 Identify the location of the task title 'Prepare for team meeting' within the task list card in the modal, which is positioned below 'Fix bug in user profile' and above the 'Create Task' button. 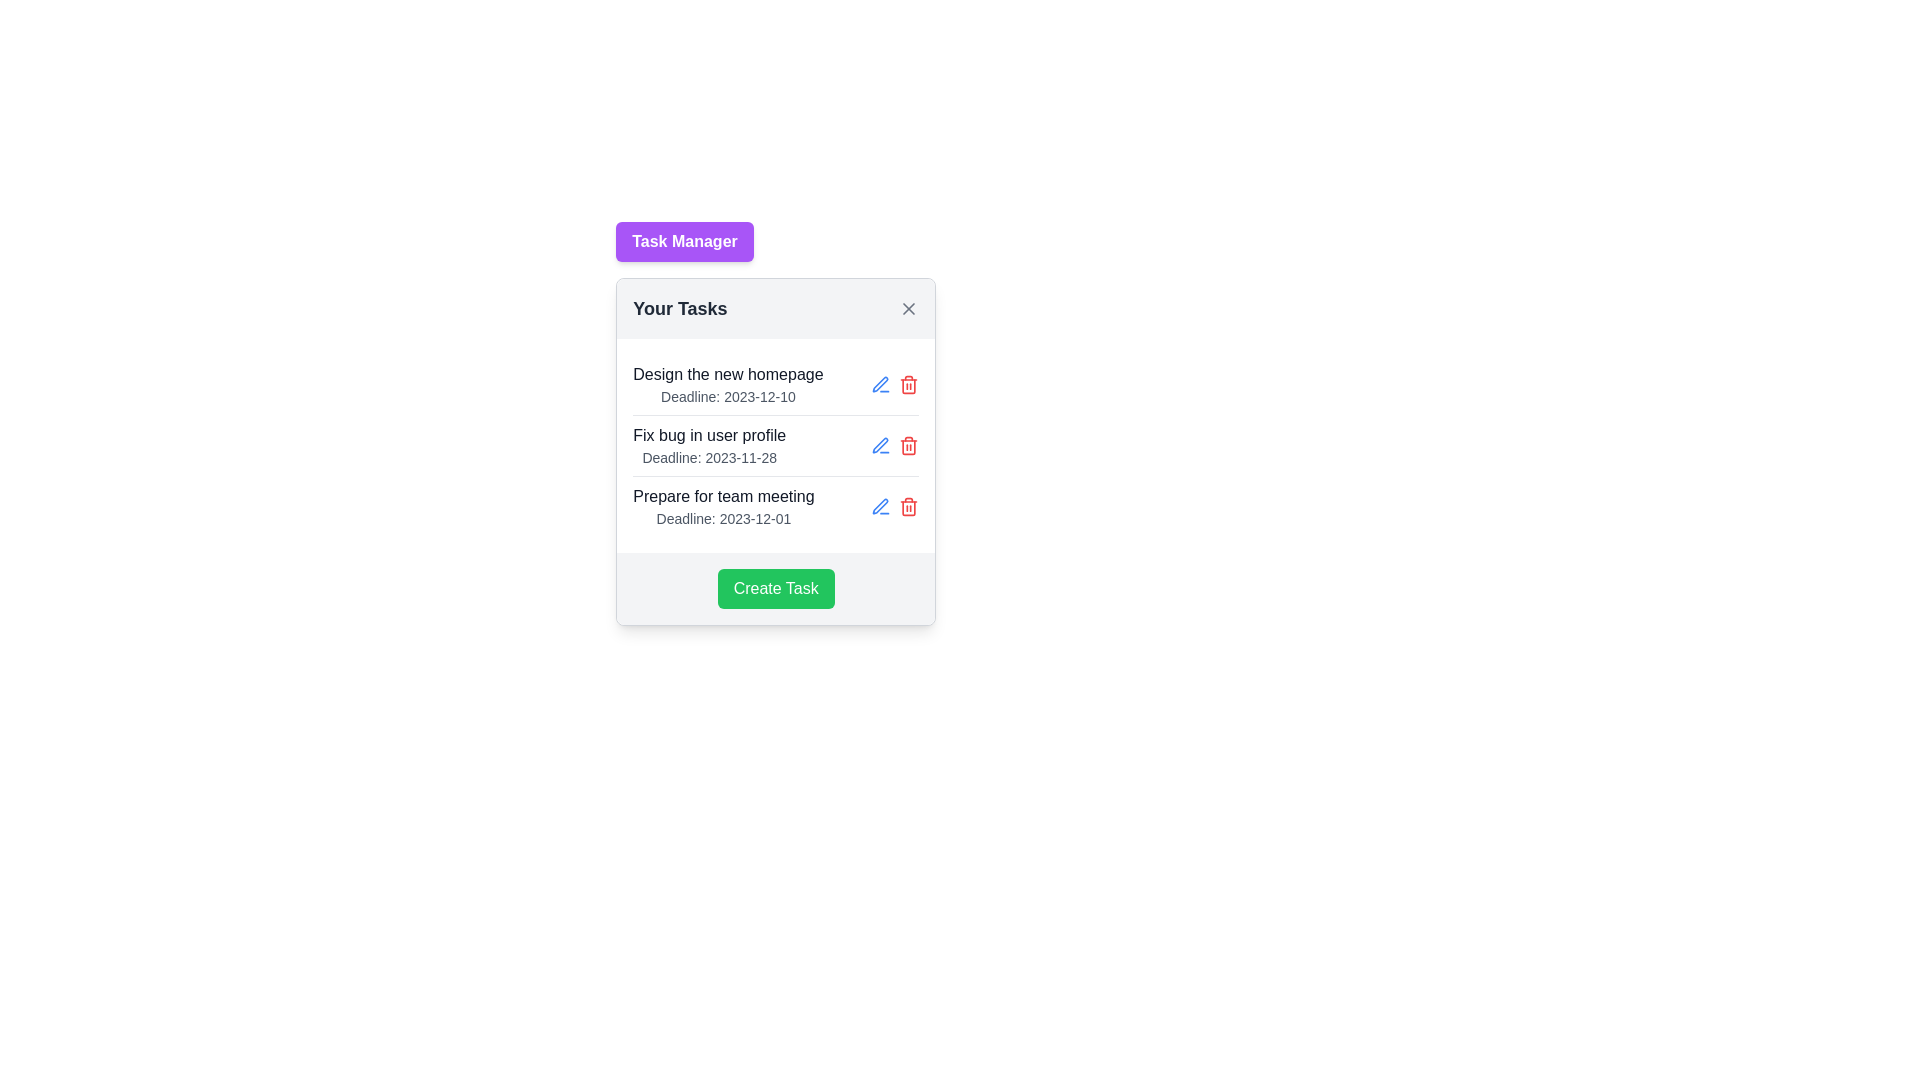
(723, 505).